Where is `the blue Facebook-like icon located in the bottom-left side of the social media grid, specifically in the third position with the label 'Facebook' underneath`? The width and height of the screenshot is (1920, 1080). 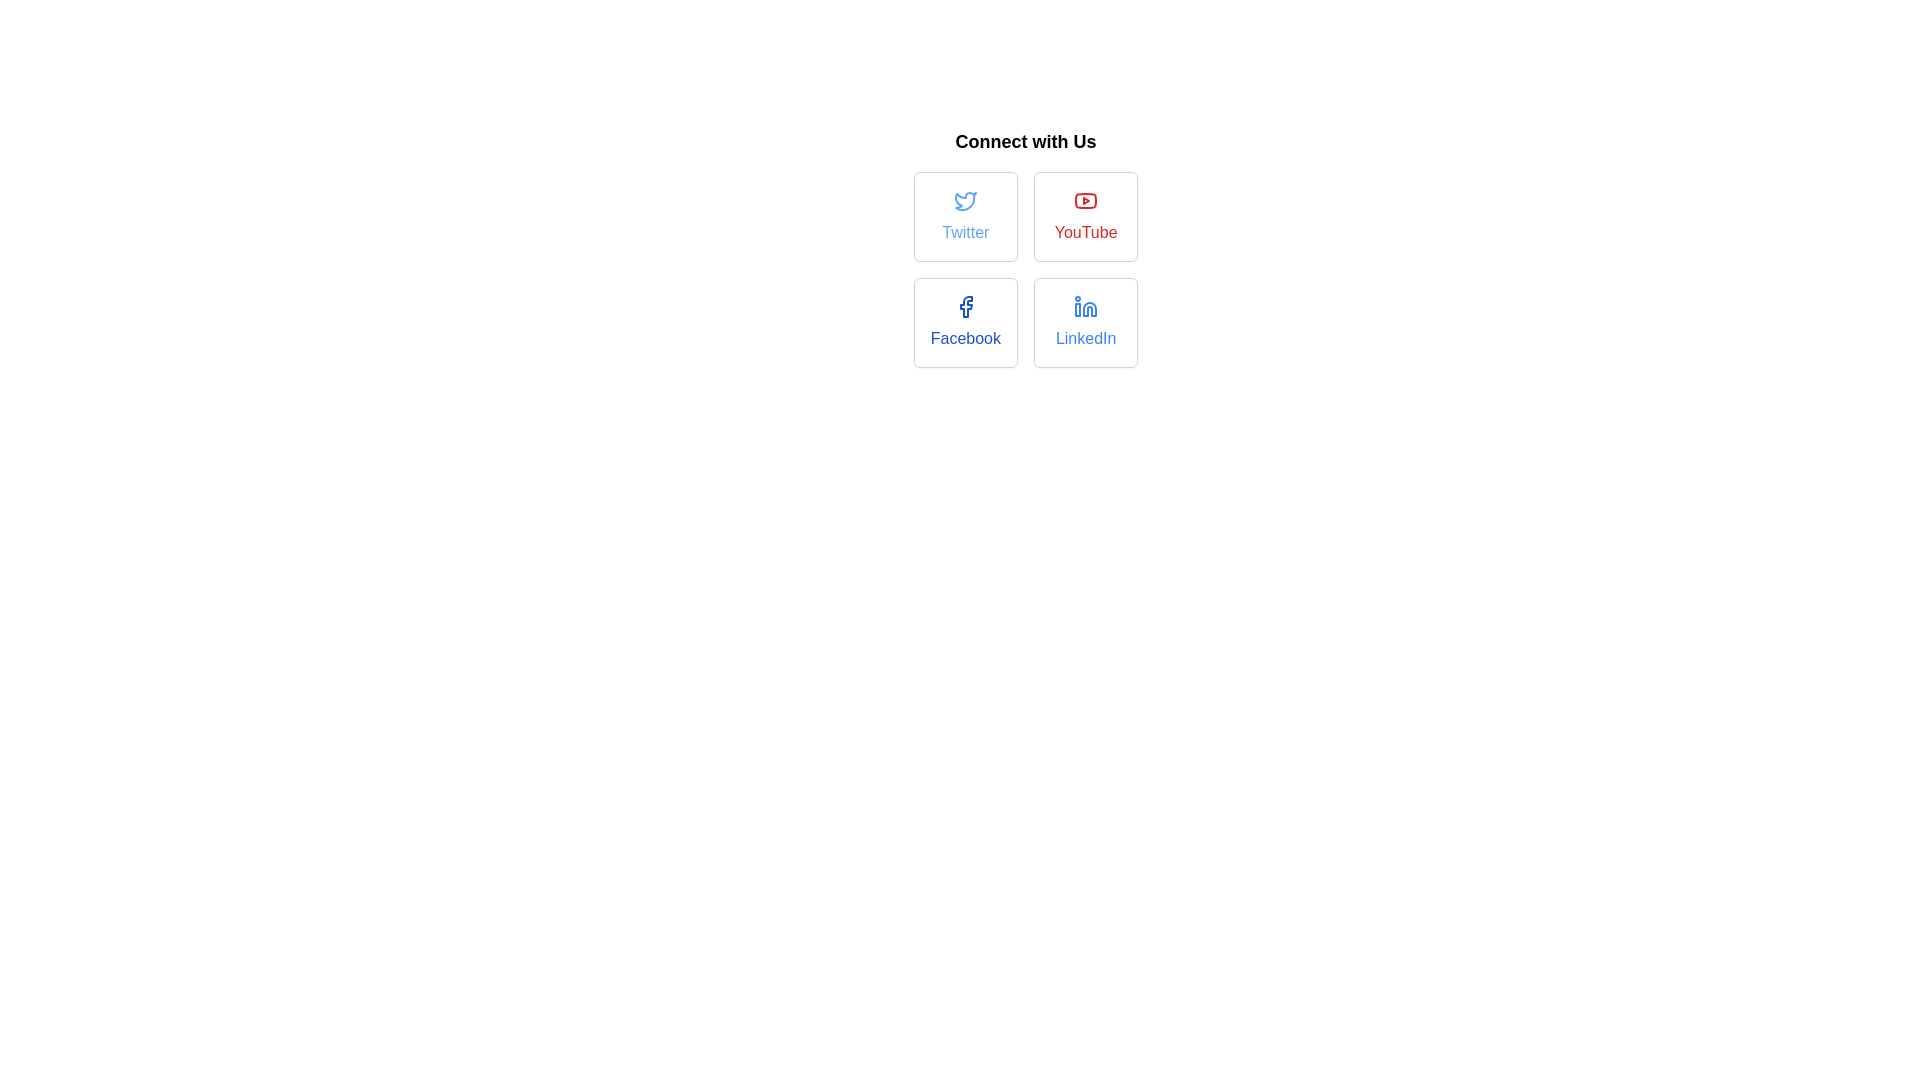 the blue Facebook-like icon located in the bottom-left side of the social media grid, specifically in the third position with the label 'Facebook' underneath is located at coordinates (966, 307).